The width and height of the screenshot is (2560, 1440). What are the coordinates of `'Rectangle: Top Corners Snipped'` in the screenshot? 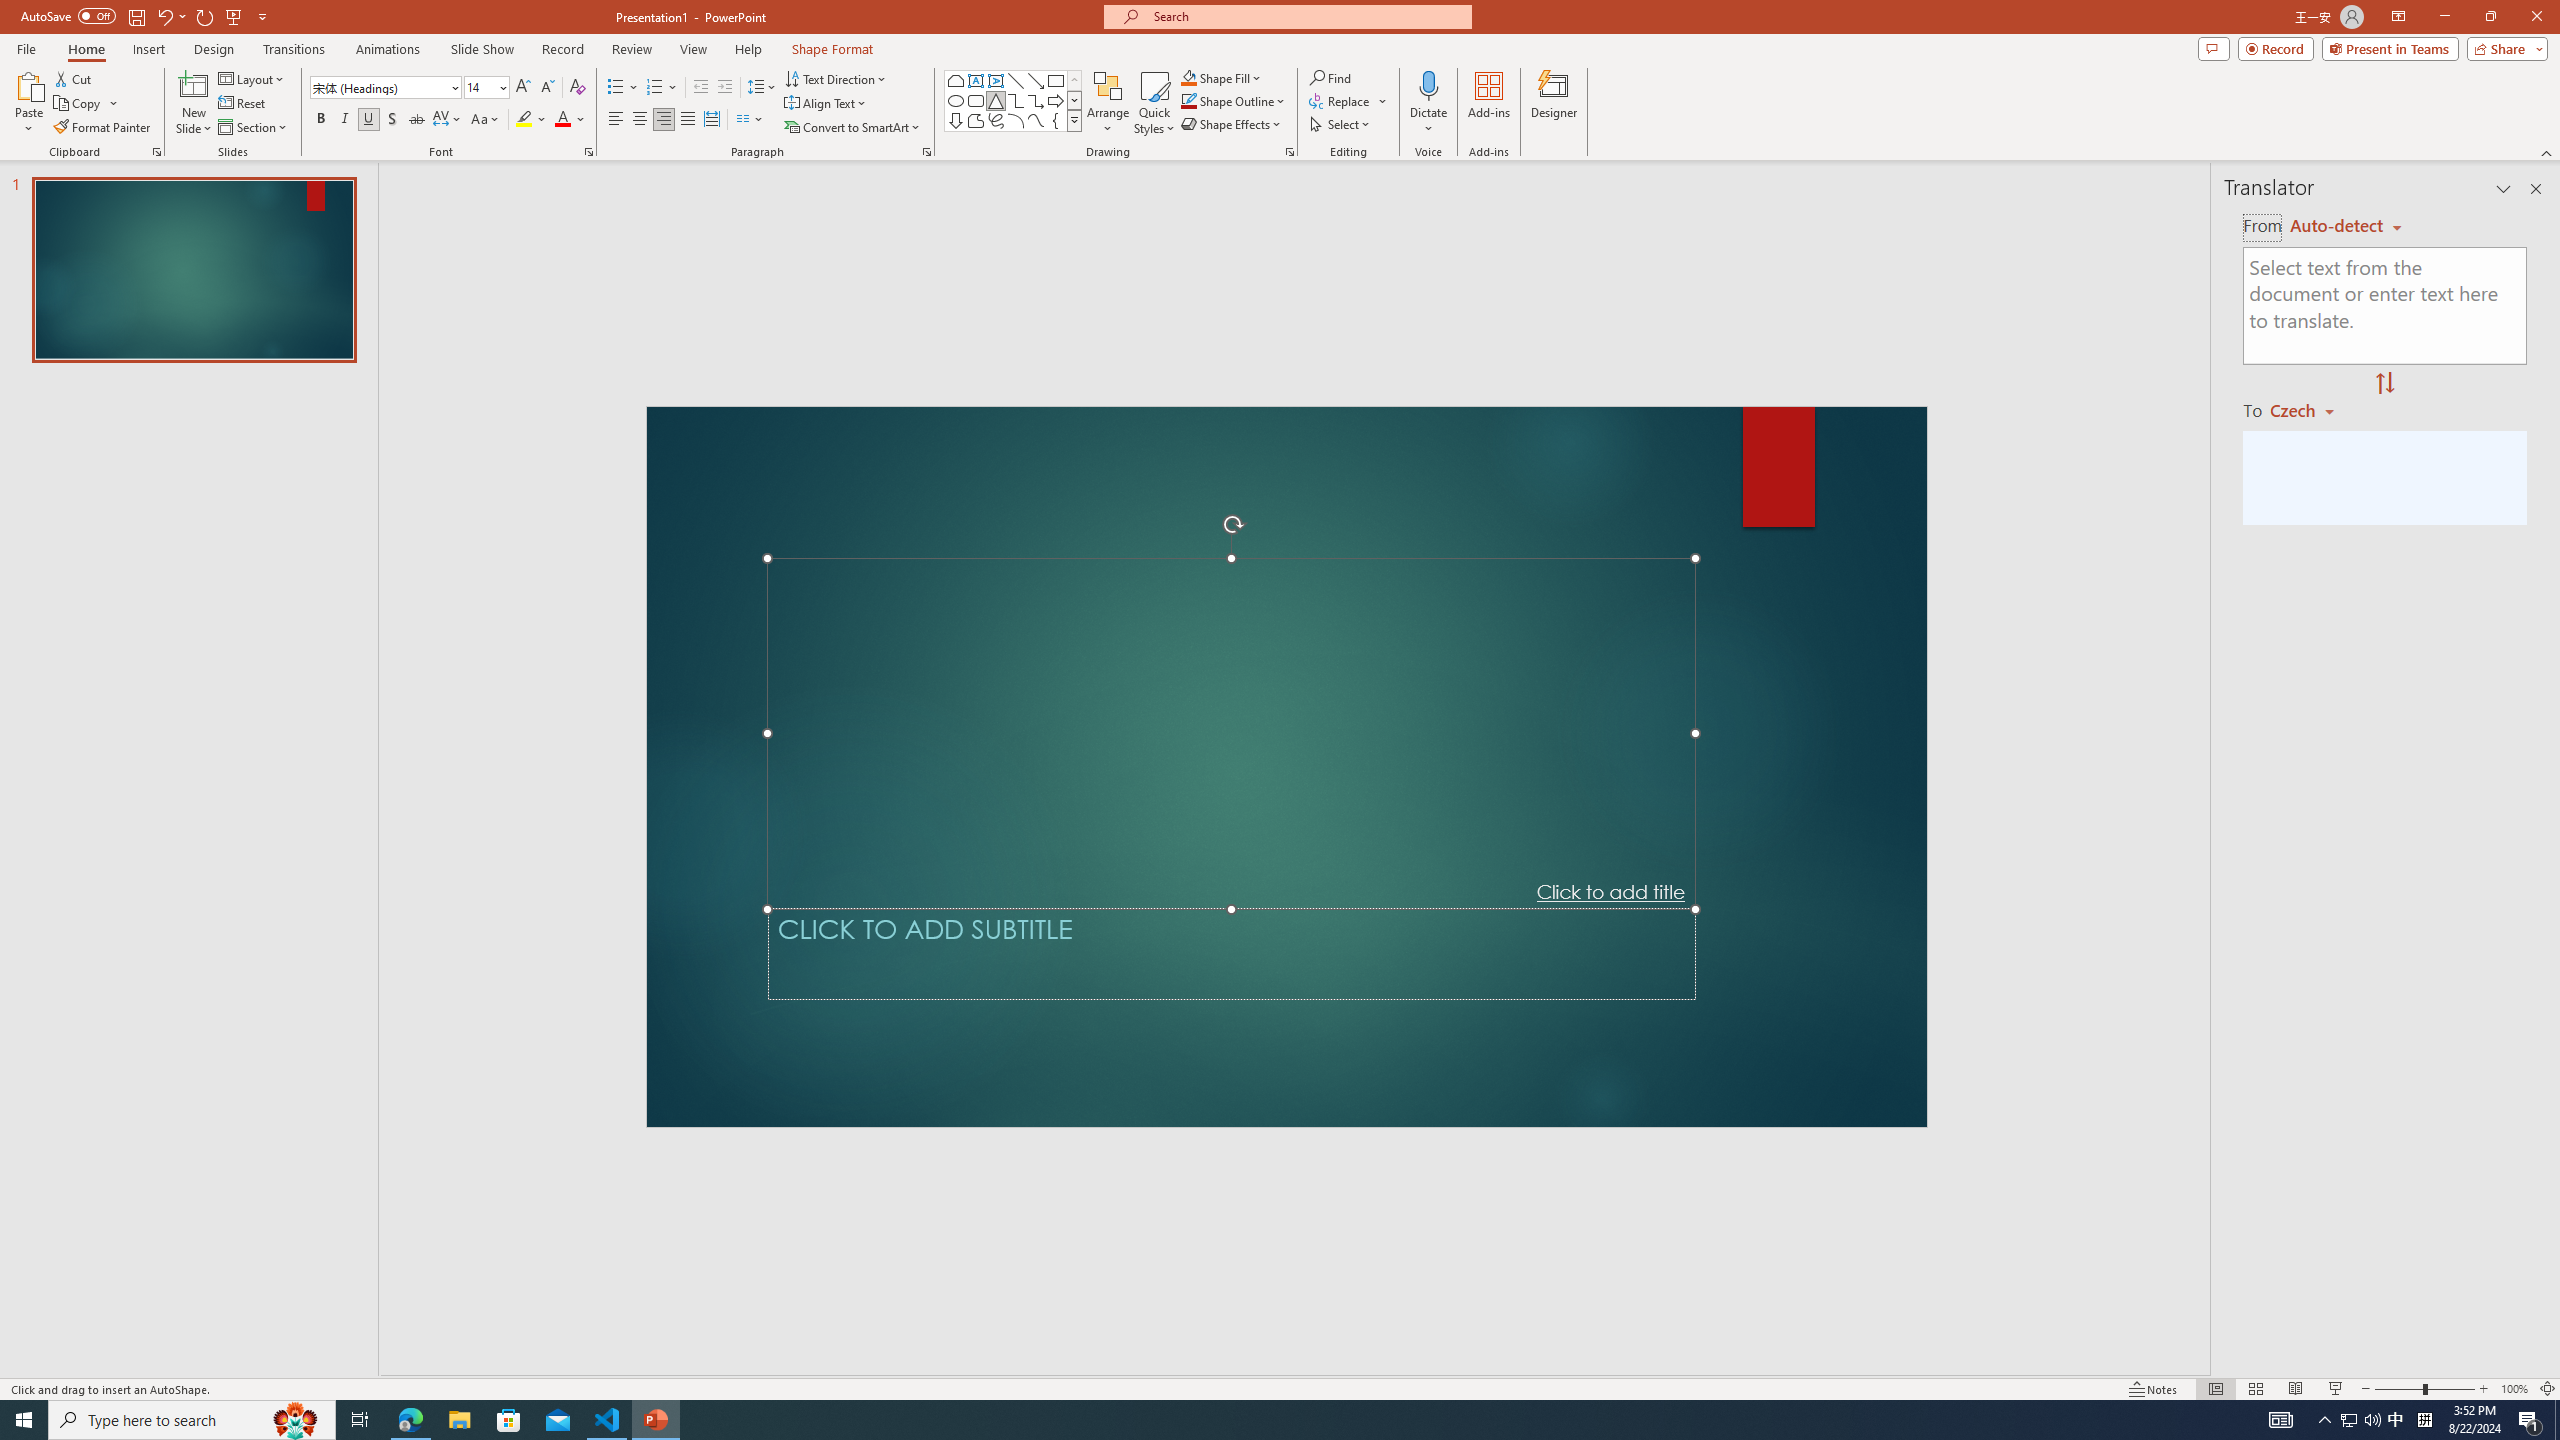 It's located at (955, 80).